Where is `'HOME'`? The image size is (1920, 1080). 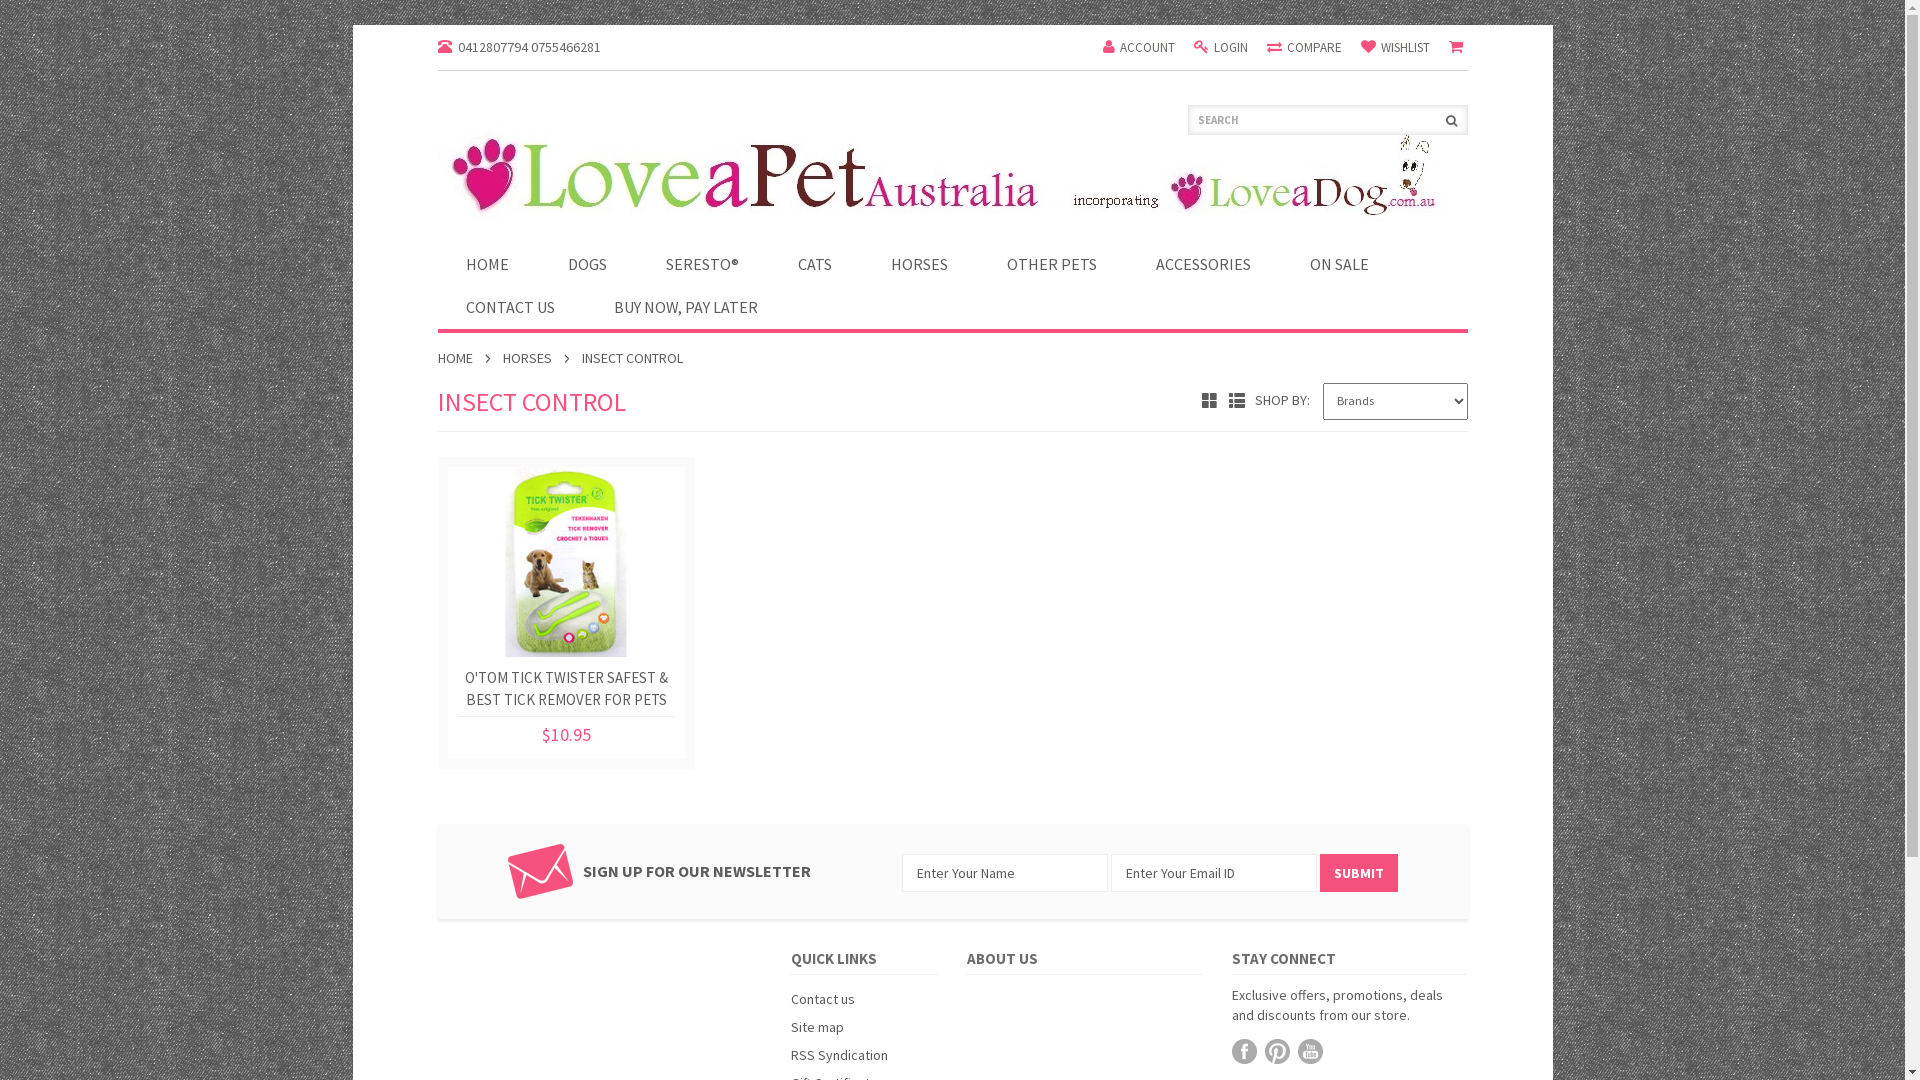 'HOME' is located at coordinates (463, 357).